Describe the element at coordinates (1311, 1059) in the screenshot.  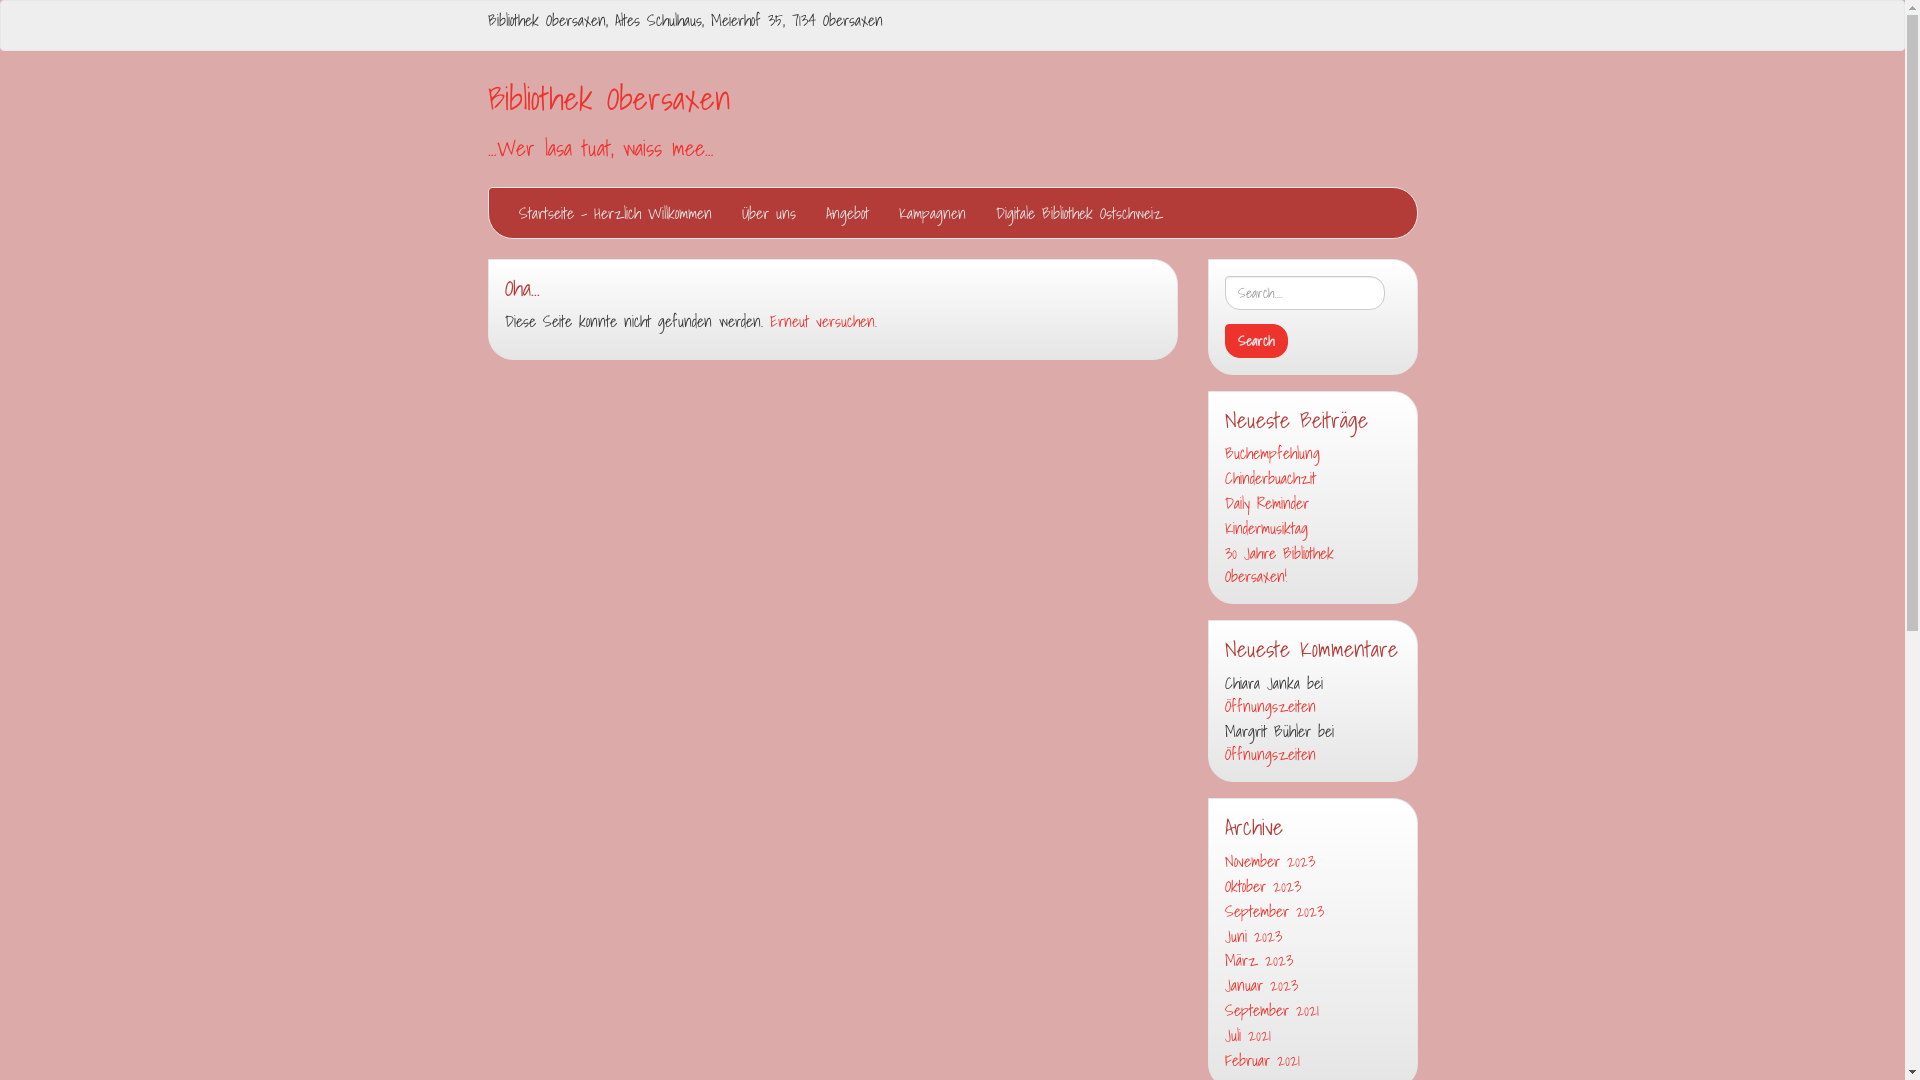
I see `'Februar 2021'` at that location.